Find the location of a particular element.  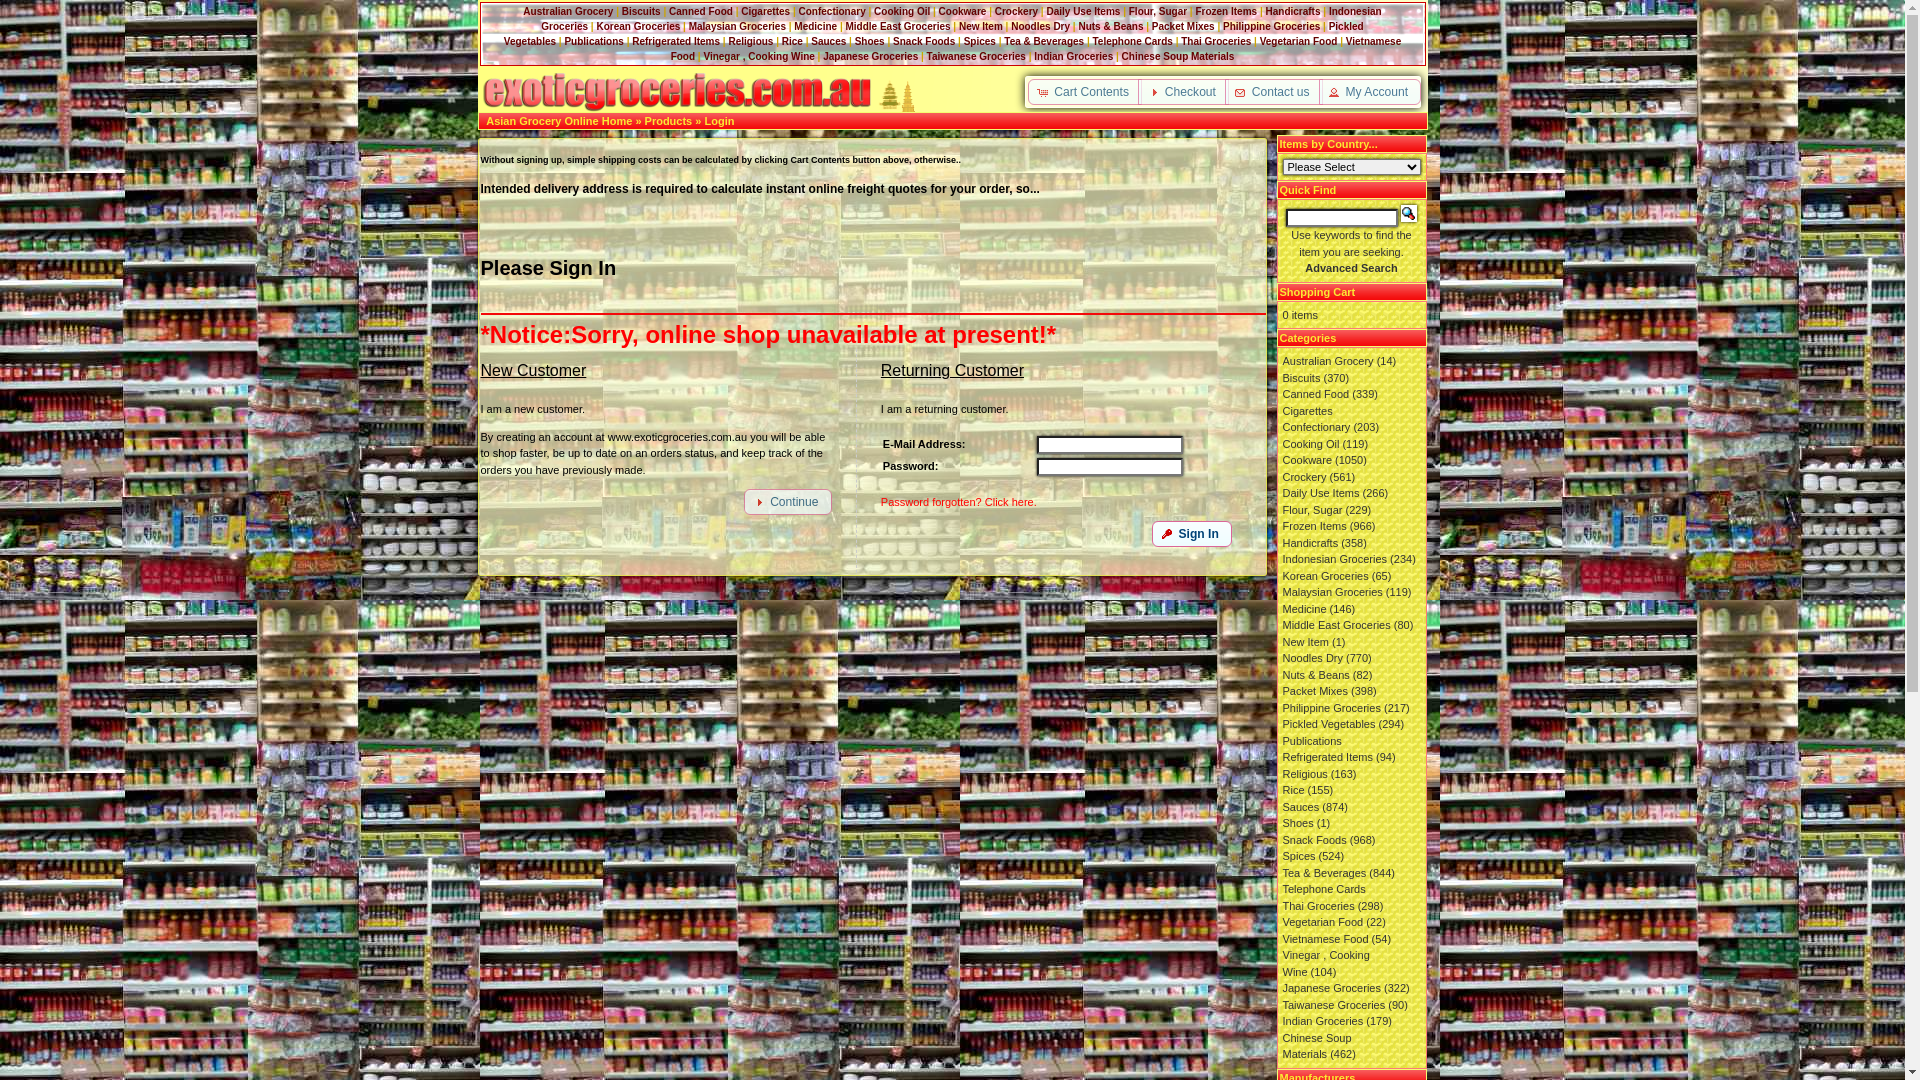

'Handicrafts' is located at coordinates (1293, 11).